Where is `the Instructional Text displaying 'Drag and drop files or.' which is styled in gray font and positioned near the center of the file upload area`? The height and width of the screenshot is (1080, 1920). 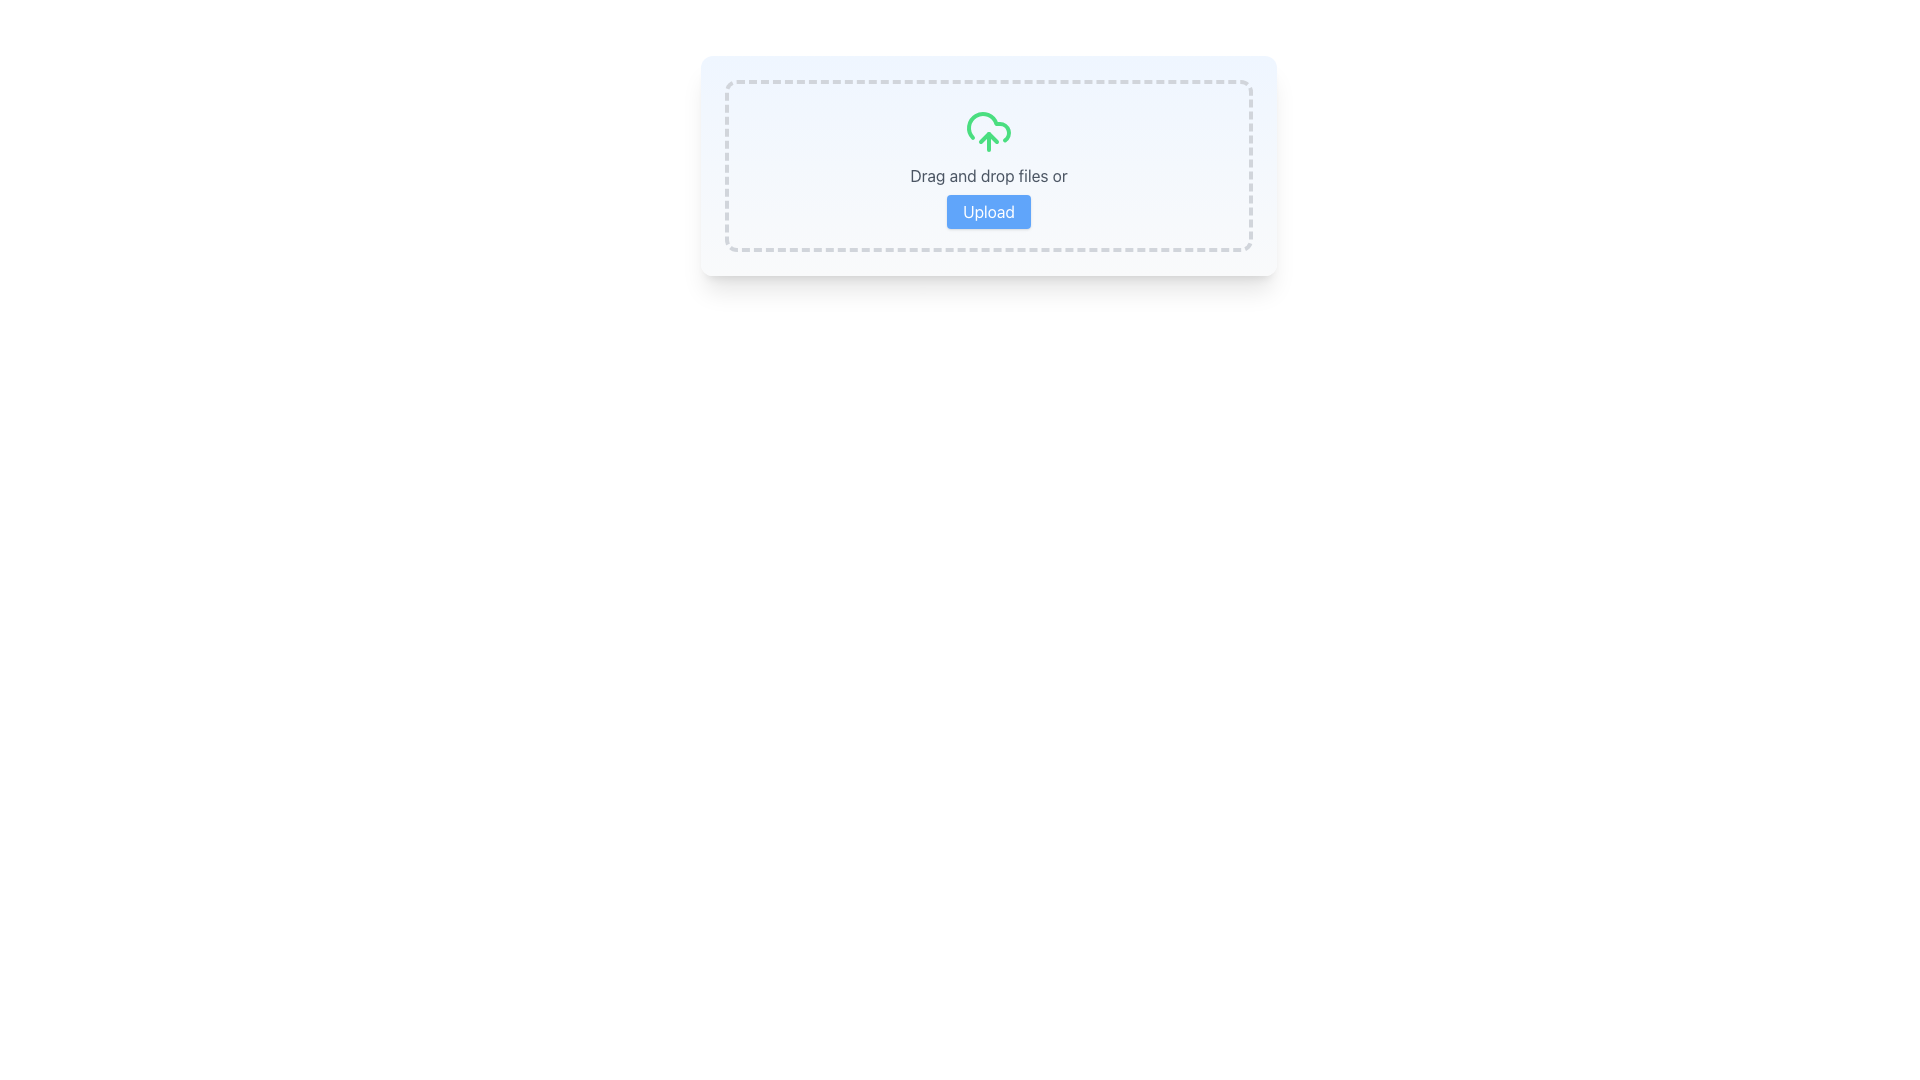 the Instructional Text displaying 'Drag and drop files or.' which is styled in gray font and positioned near the center of the file upload area is located at coordinates (988, 175).